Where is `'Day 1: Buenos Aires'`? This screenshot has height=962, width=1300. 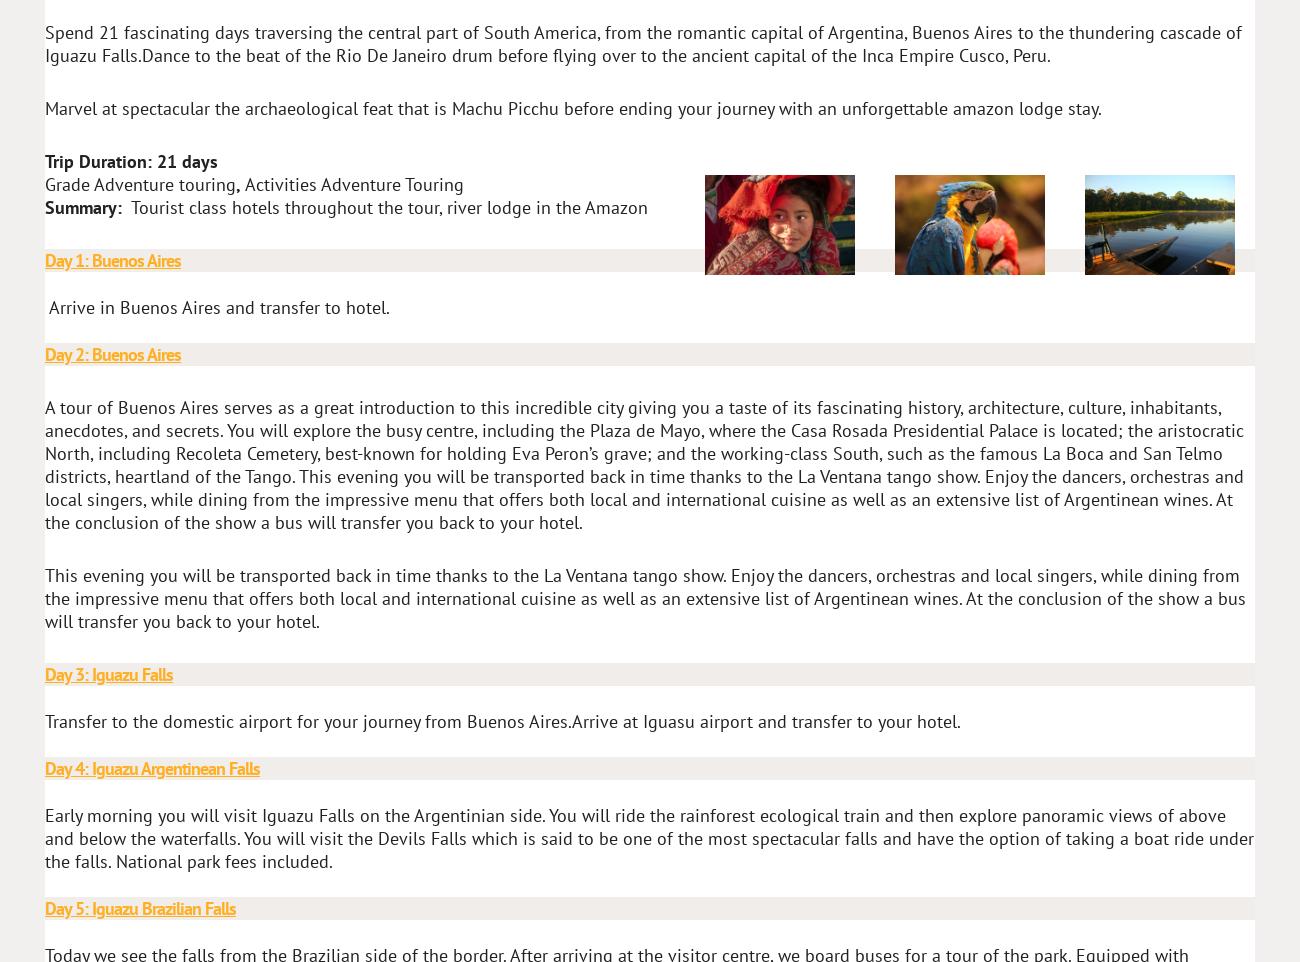 'Day 1: Buenos Aires' is located at coordinates (111, 260).